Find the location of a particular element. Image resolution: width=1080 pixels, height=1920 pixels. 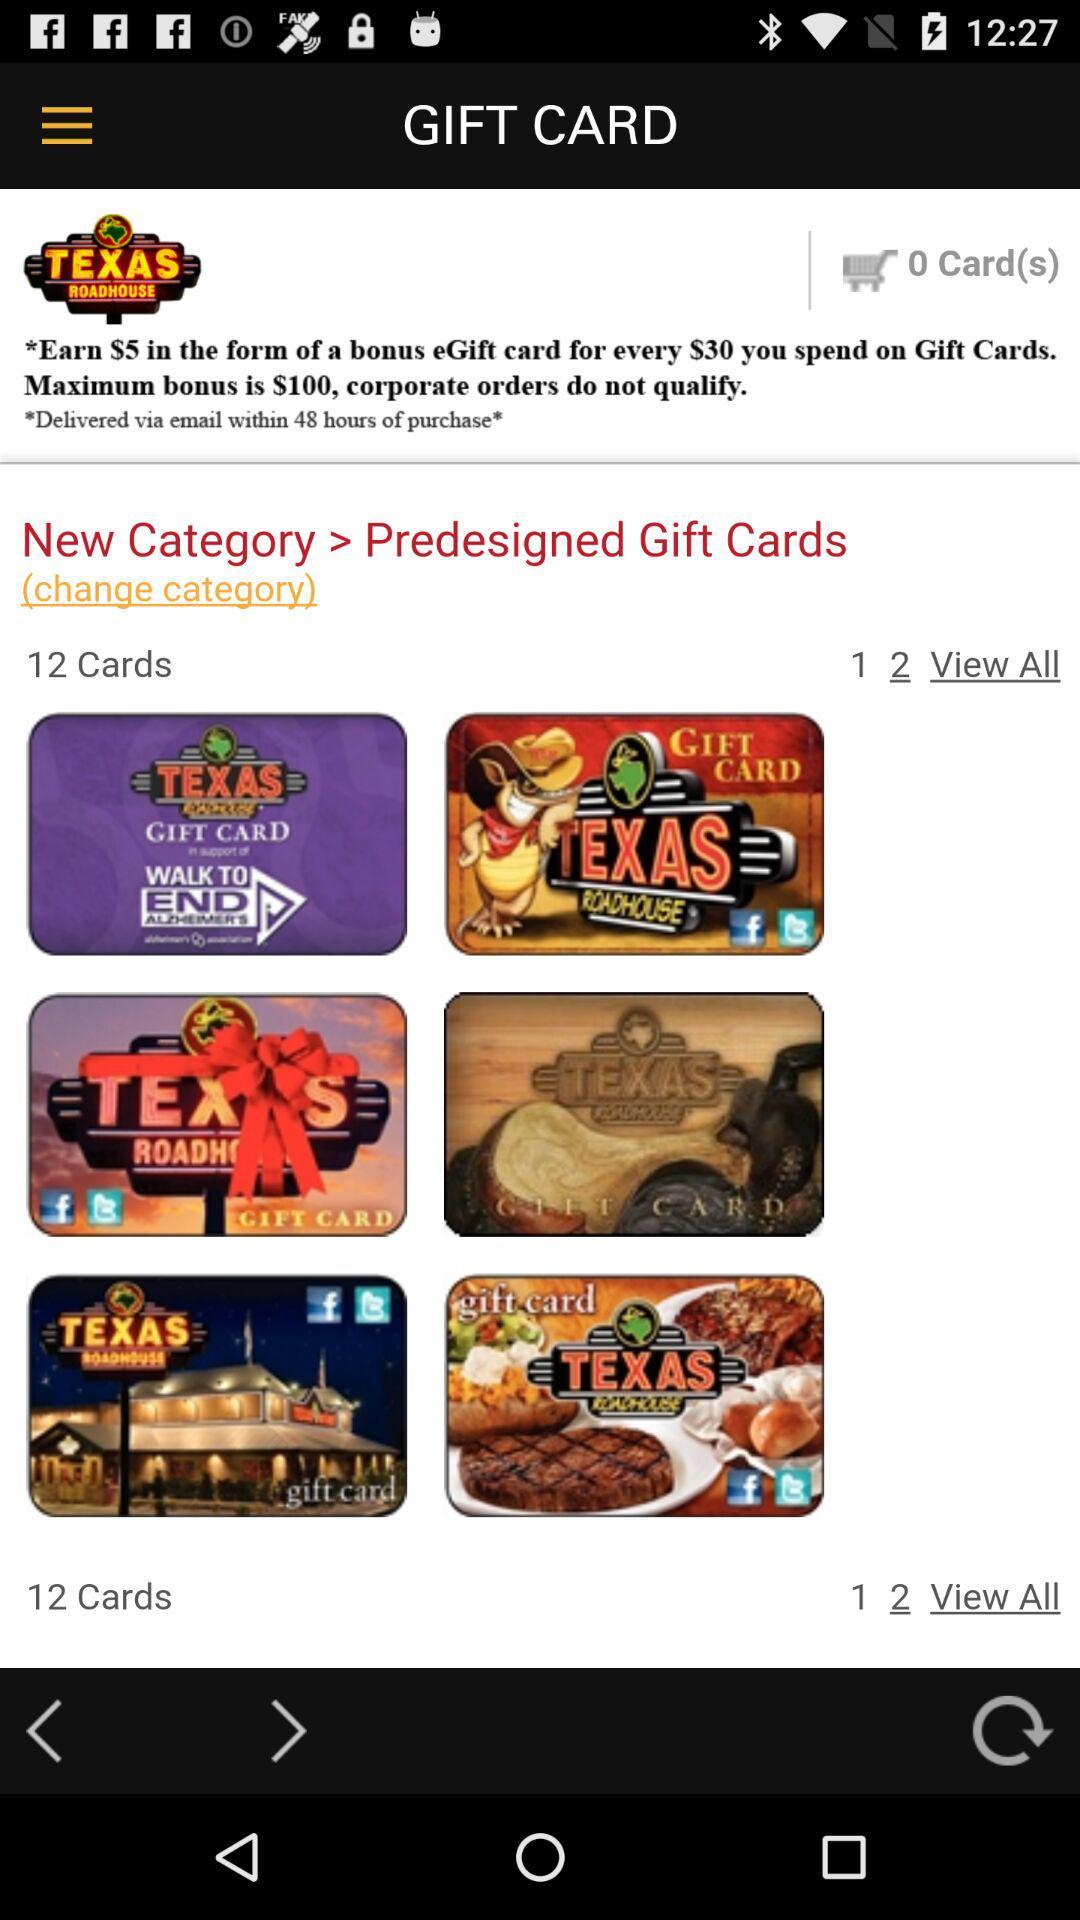

backword option is located at coordinates (43, 1730).